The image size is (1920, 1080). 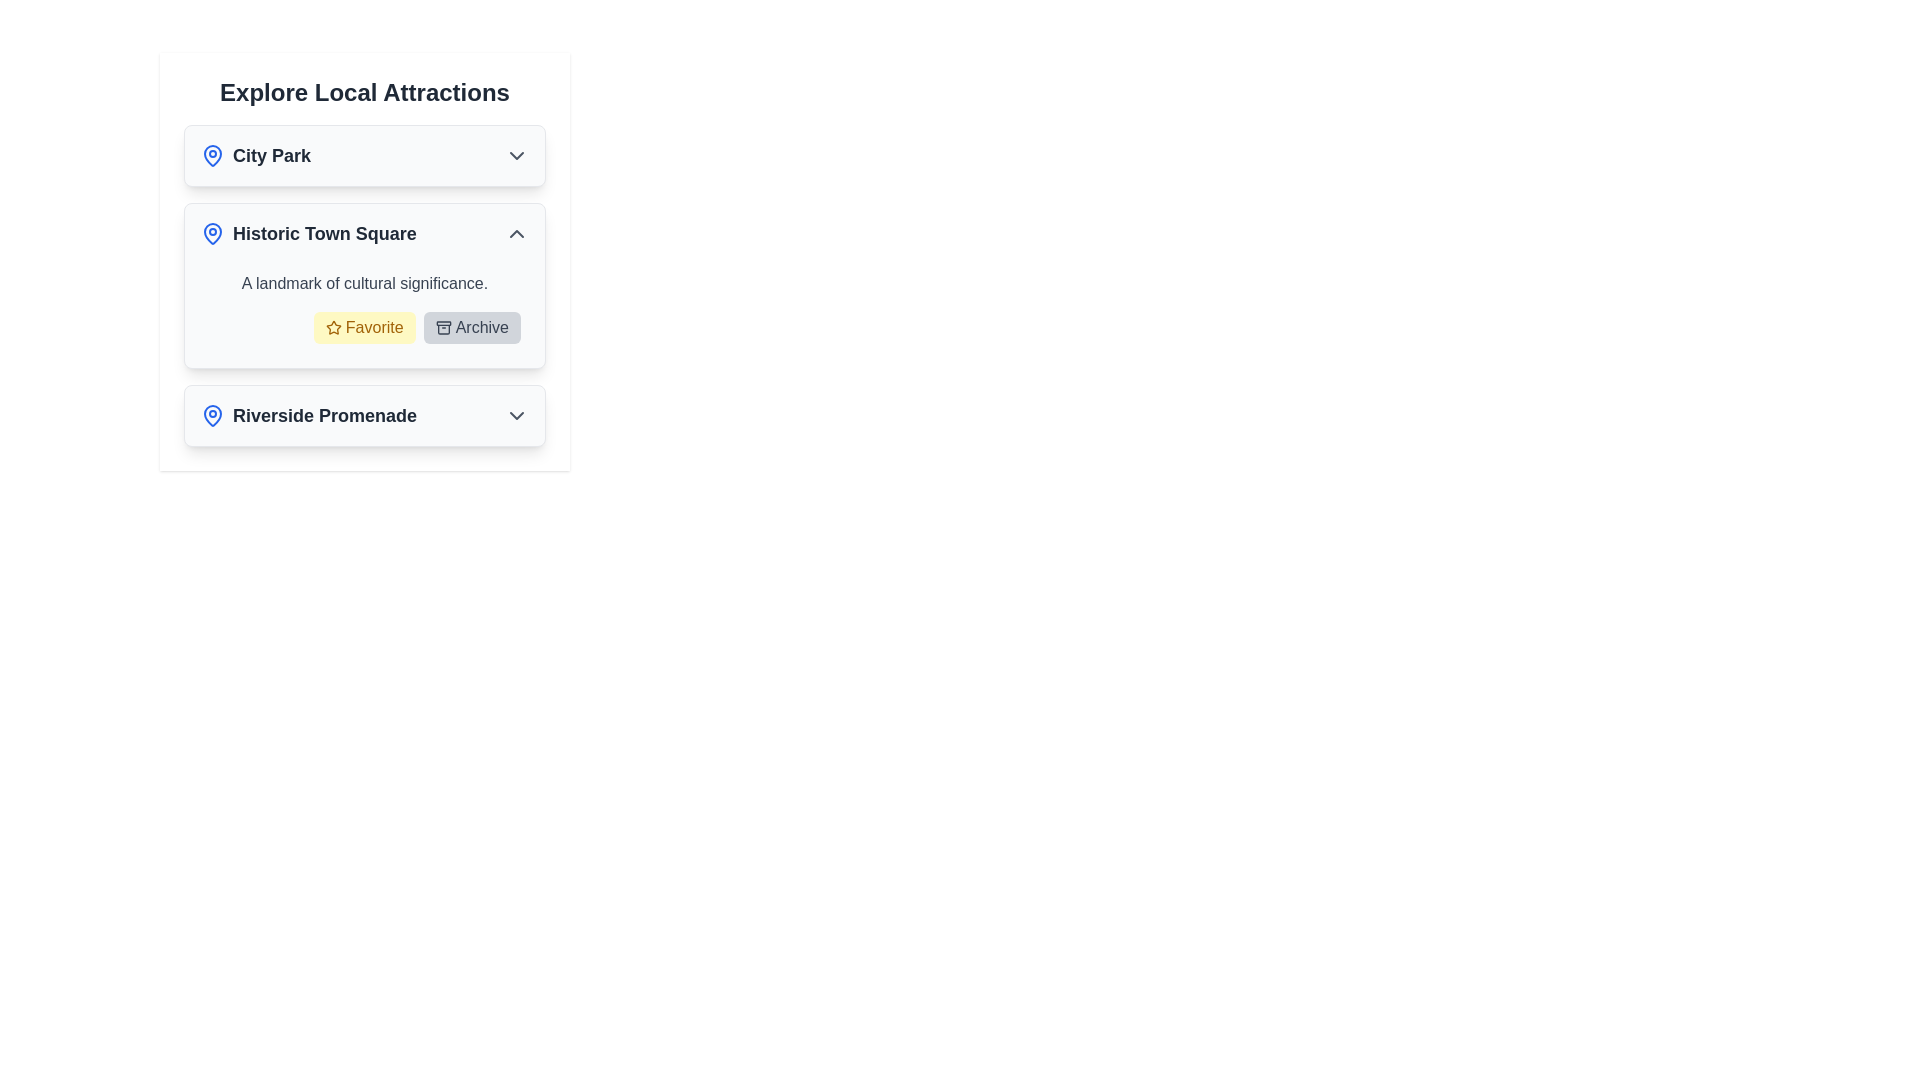 I want to click on the map pin icon with a blue outline located next to the 'Historic Town Square' title to initiate potential interaction, so click(x=212, y=233).